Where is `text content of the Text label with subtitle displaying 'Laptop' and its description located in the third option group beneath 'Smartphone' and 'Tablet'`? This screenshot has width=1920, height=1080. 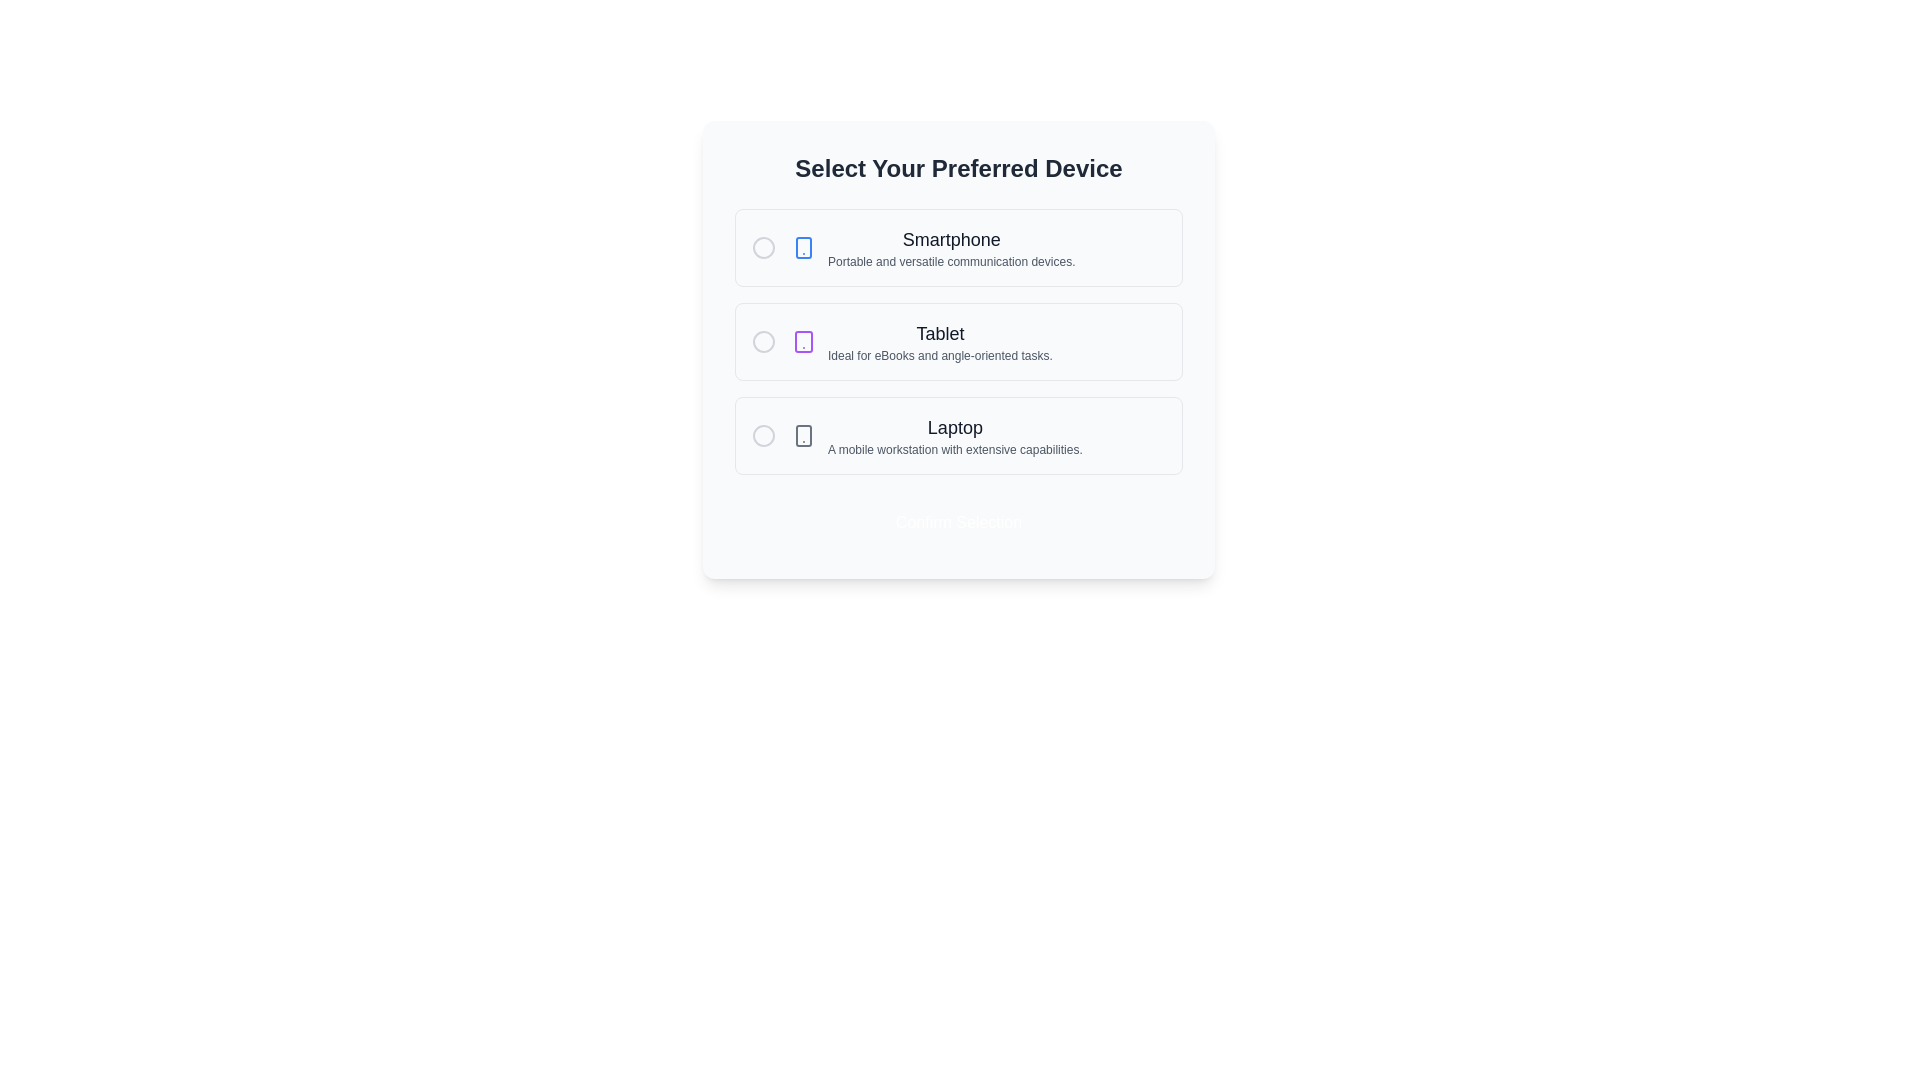
text content of the Text label with subtitle displaying 'Laptop' and its description located in the third option group beneath 'Smartphone' and 'Tablet' is located at coordinates (954, 434).